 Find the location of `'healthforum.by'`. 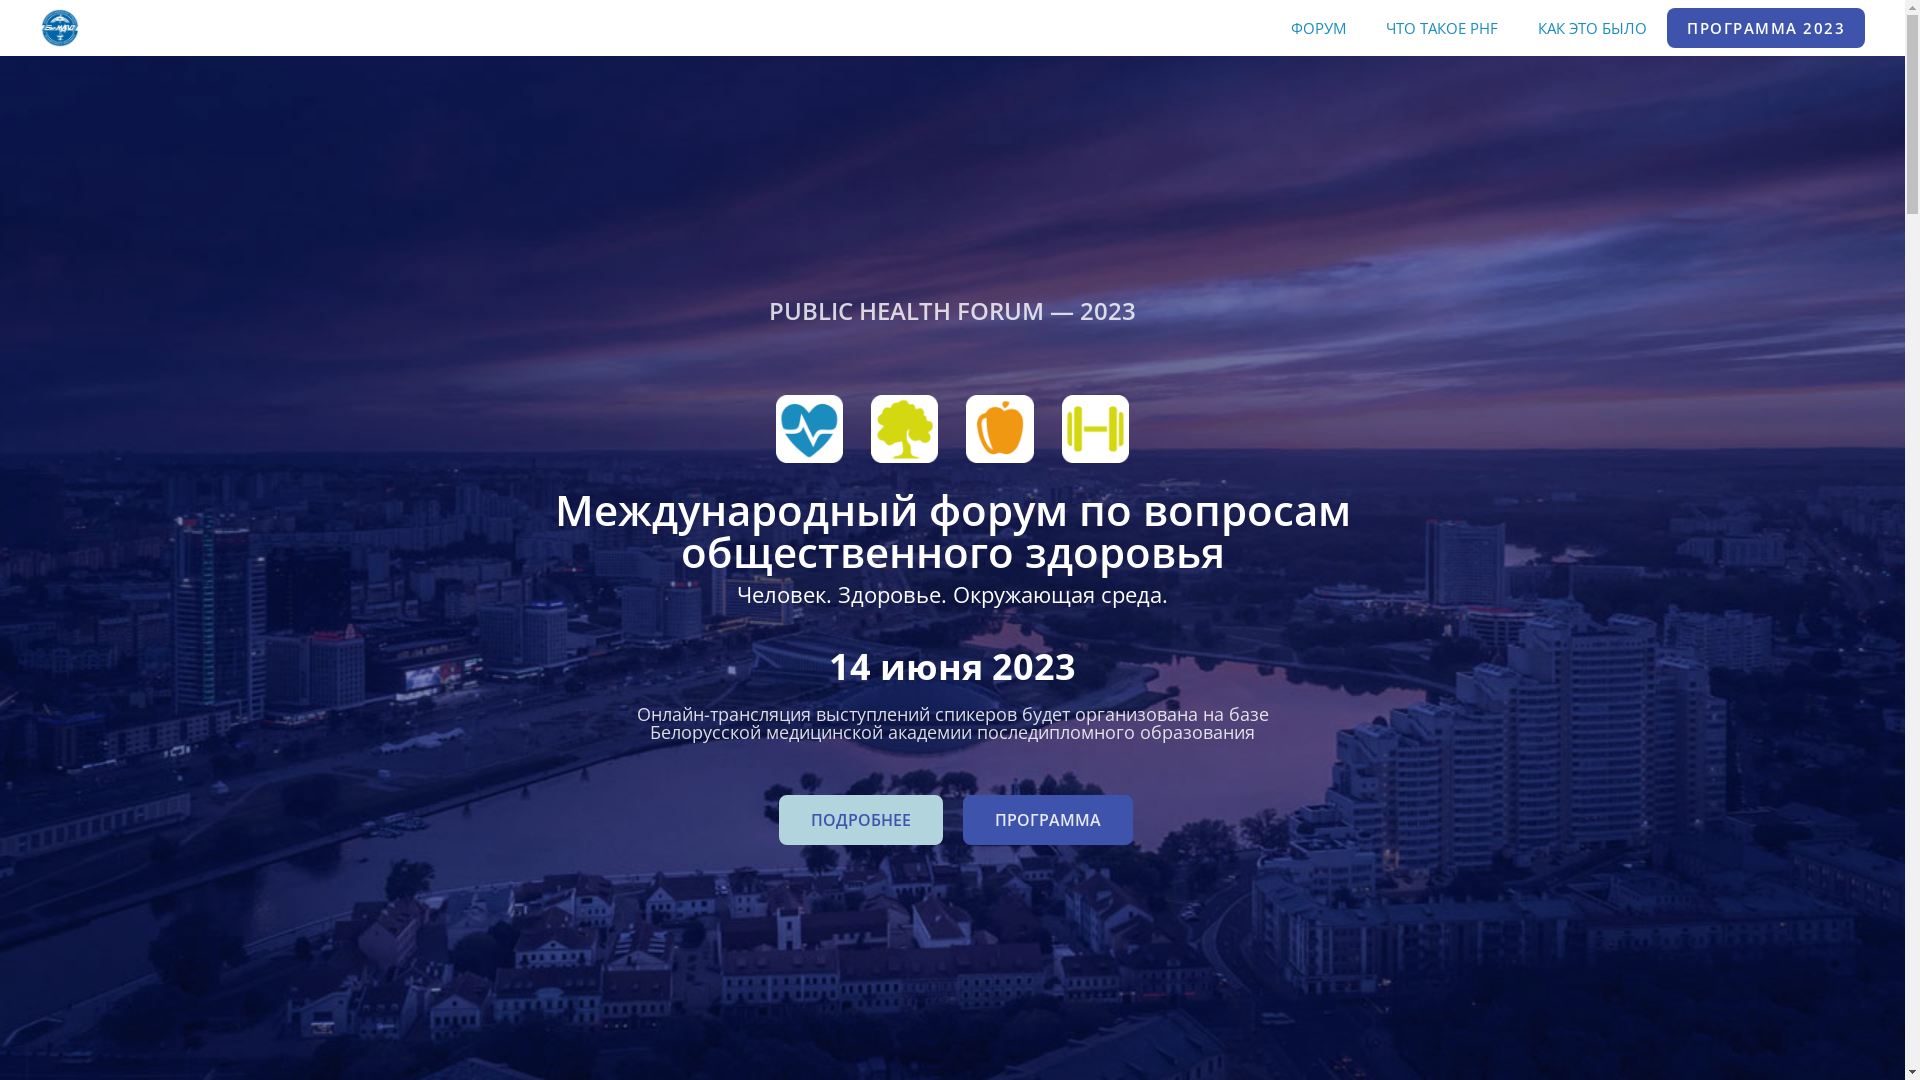

'healthforum.by' is located at coordinates (59, 26).